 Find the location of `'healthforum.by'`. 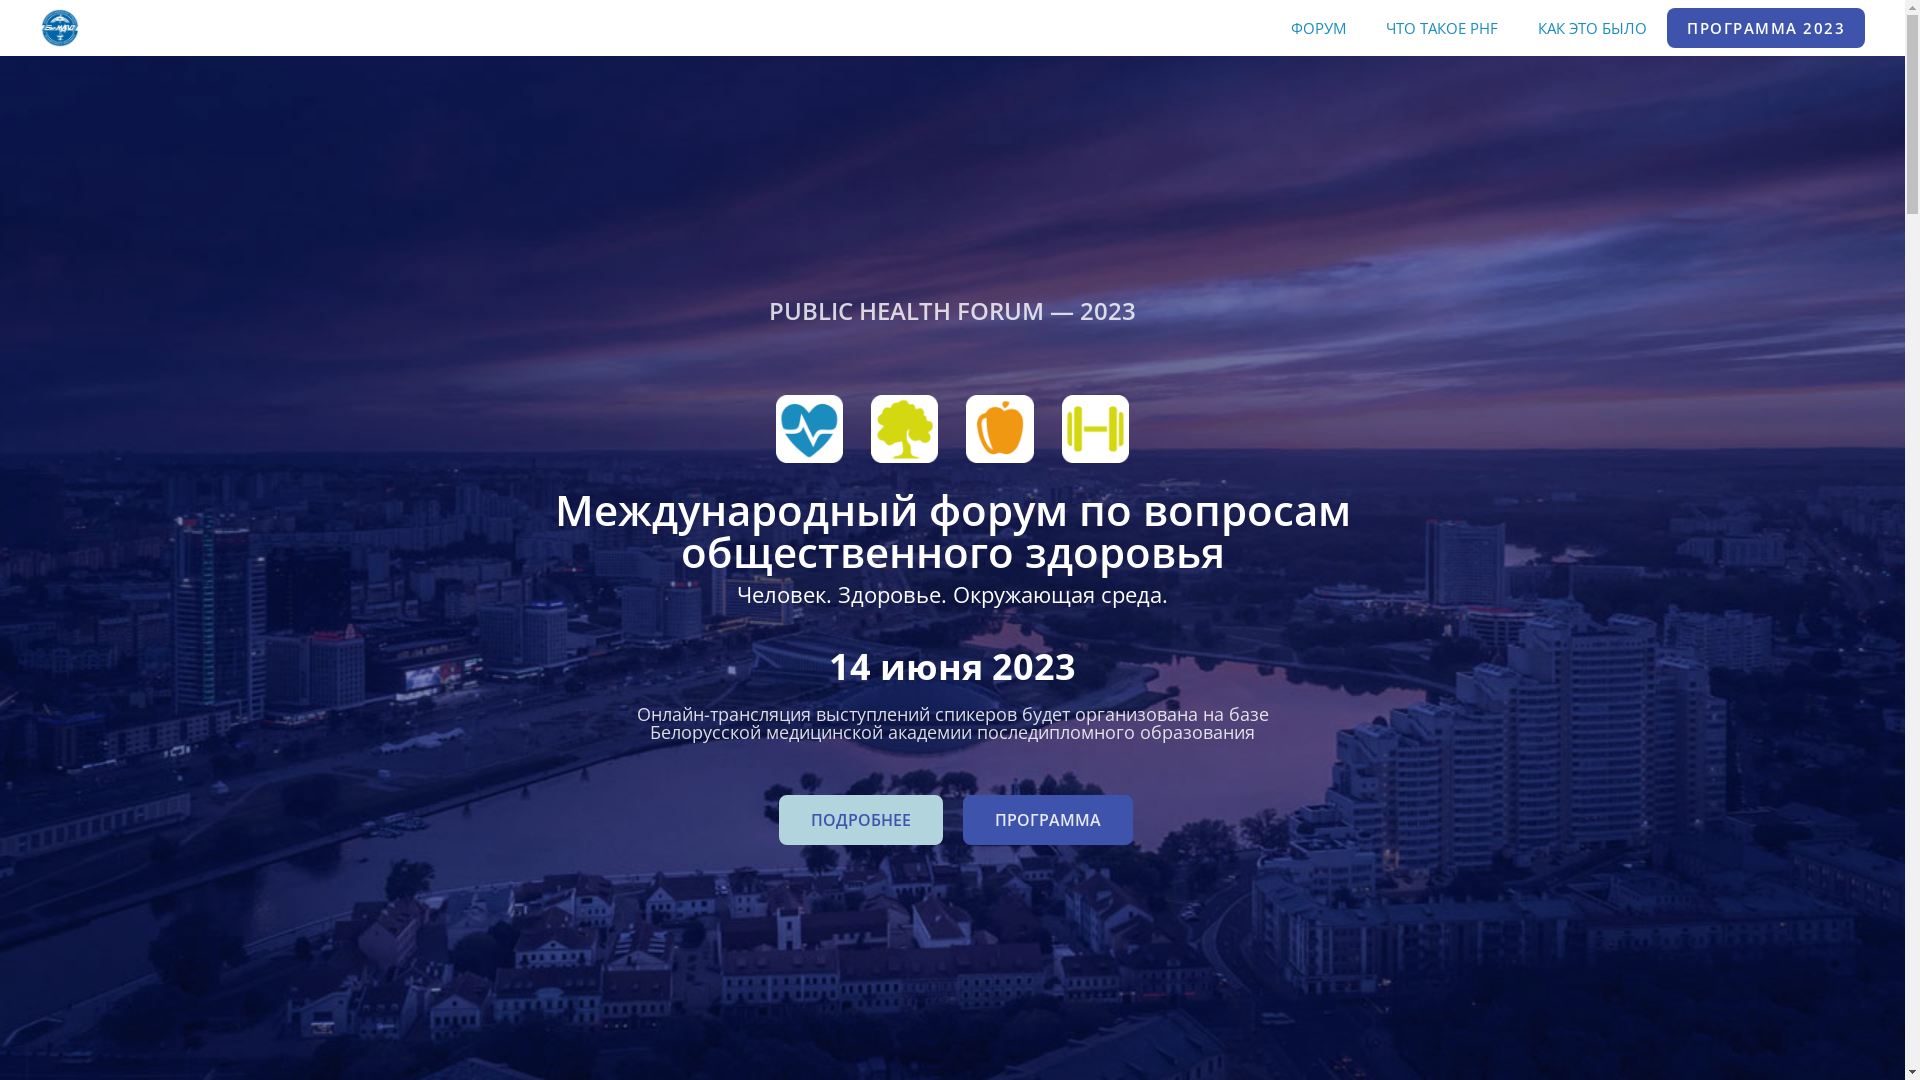

'healthforum.by' is located at coordinates (59, 26).